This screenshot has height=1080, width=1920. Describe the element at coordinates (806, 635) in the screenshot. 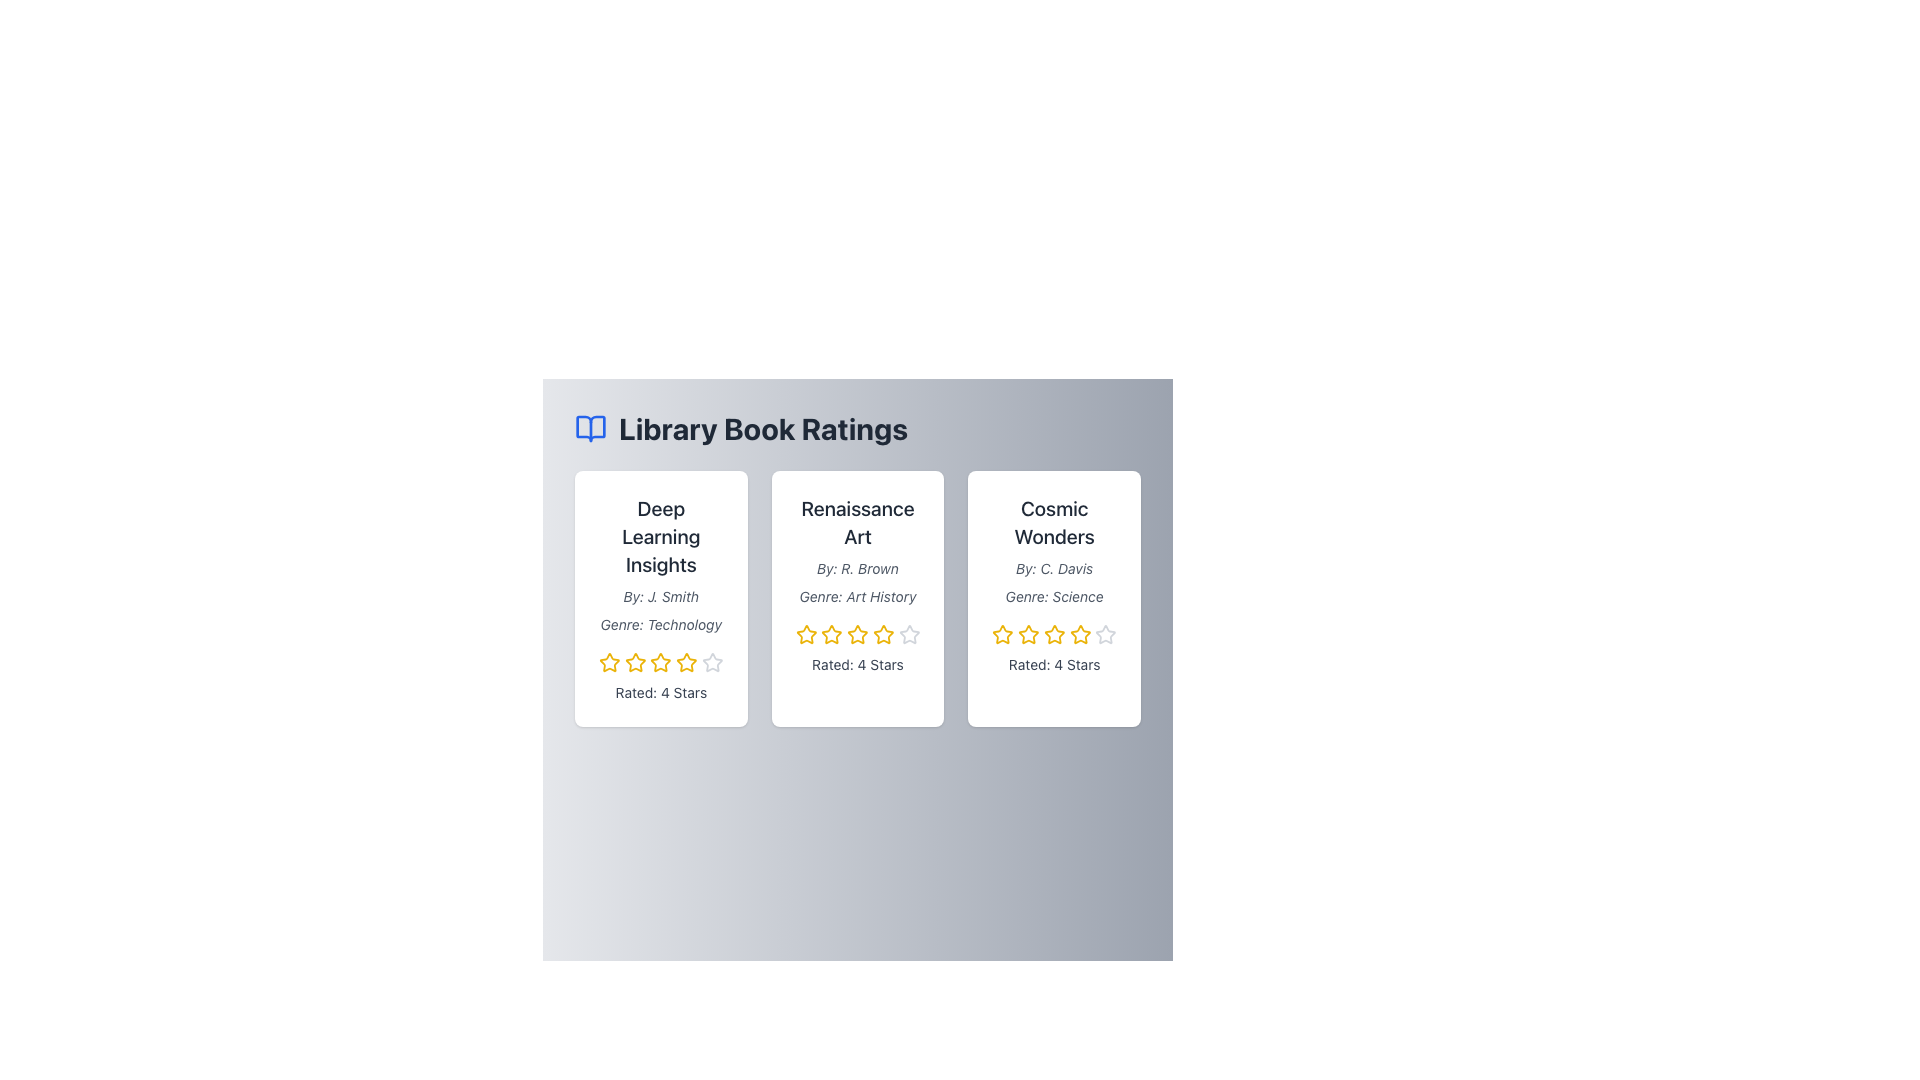

I see `over the first star icon in the rating system below the title 'Renaissance Art' for continuous rating adjustment` at that location.